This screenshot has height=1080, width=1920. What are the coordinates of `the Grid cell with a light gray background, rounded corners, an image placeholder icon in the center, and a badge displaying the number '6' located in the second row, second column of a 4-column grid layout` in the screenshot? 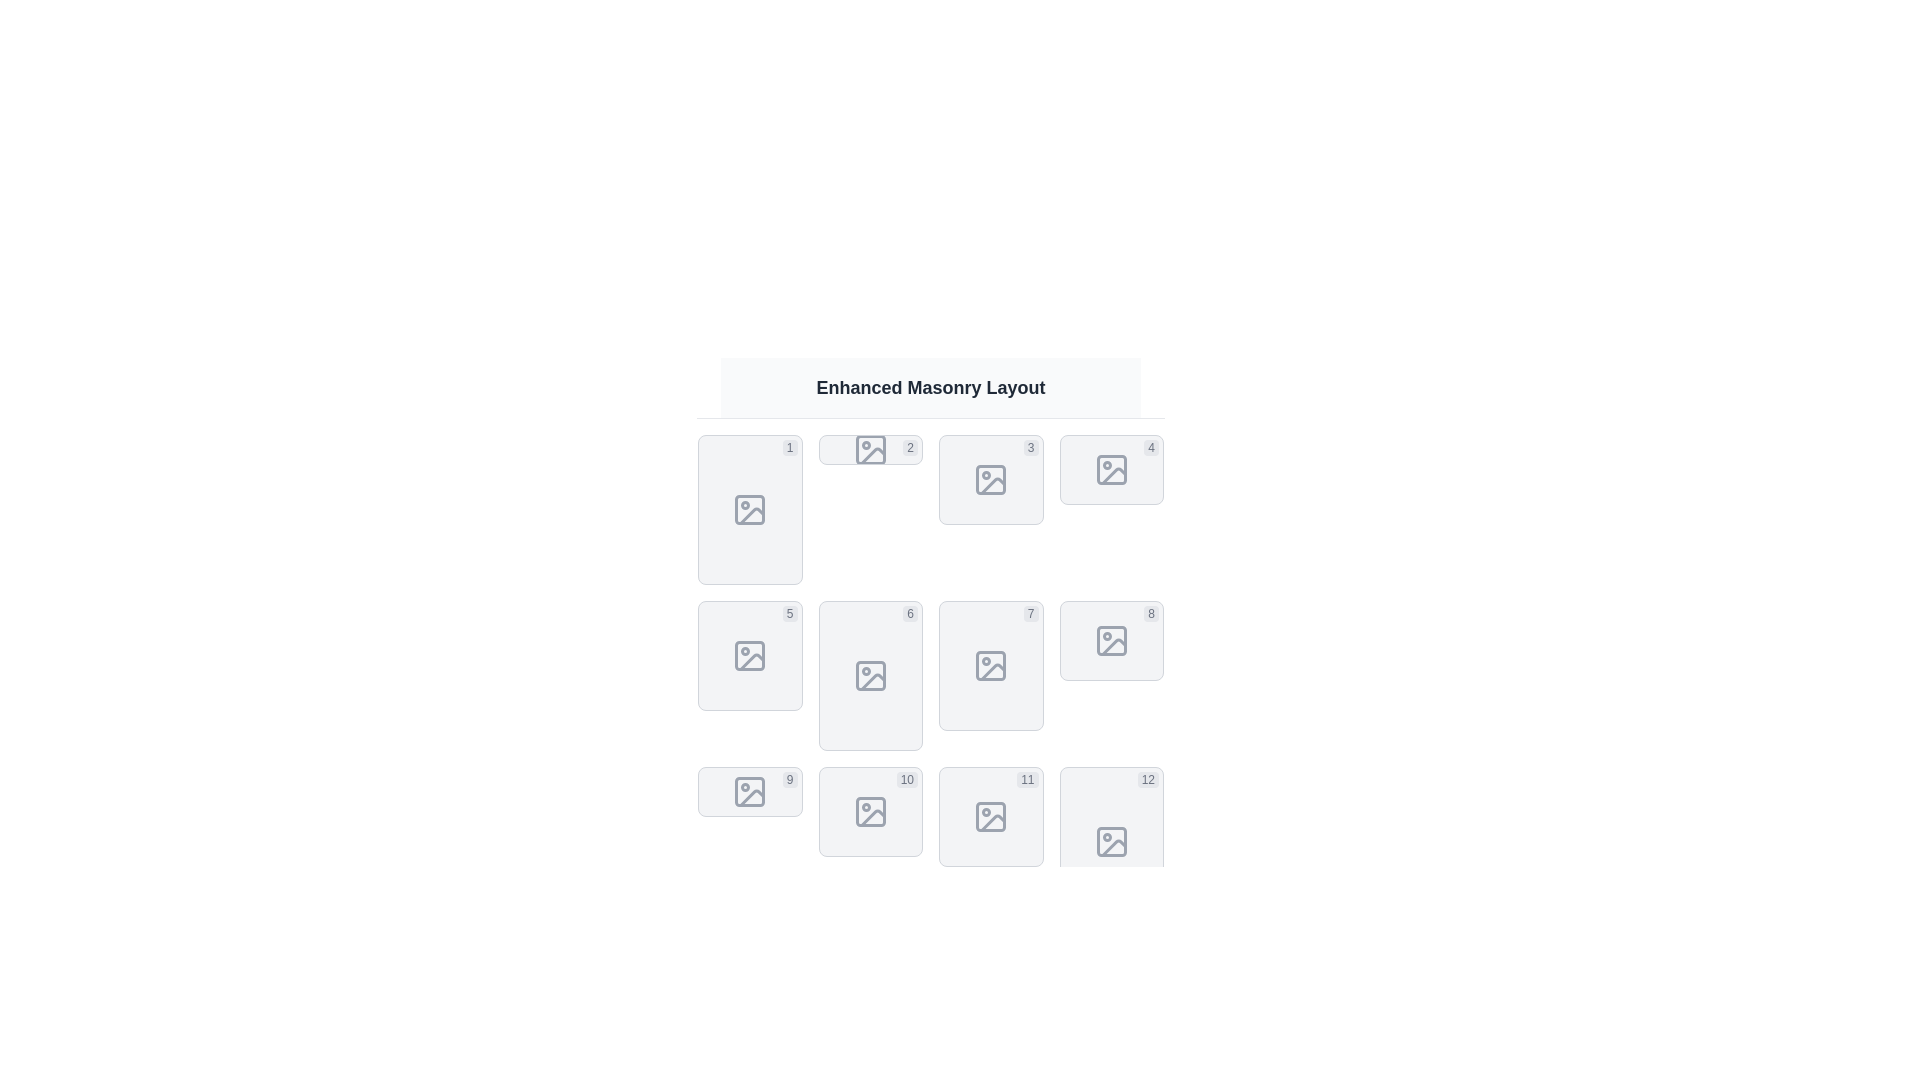 It's located at (870, 675).